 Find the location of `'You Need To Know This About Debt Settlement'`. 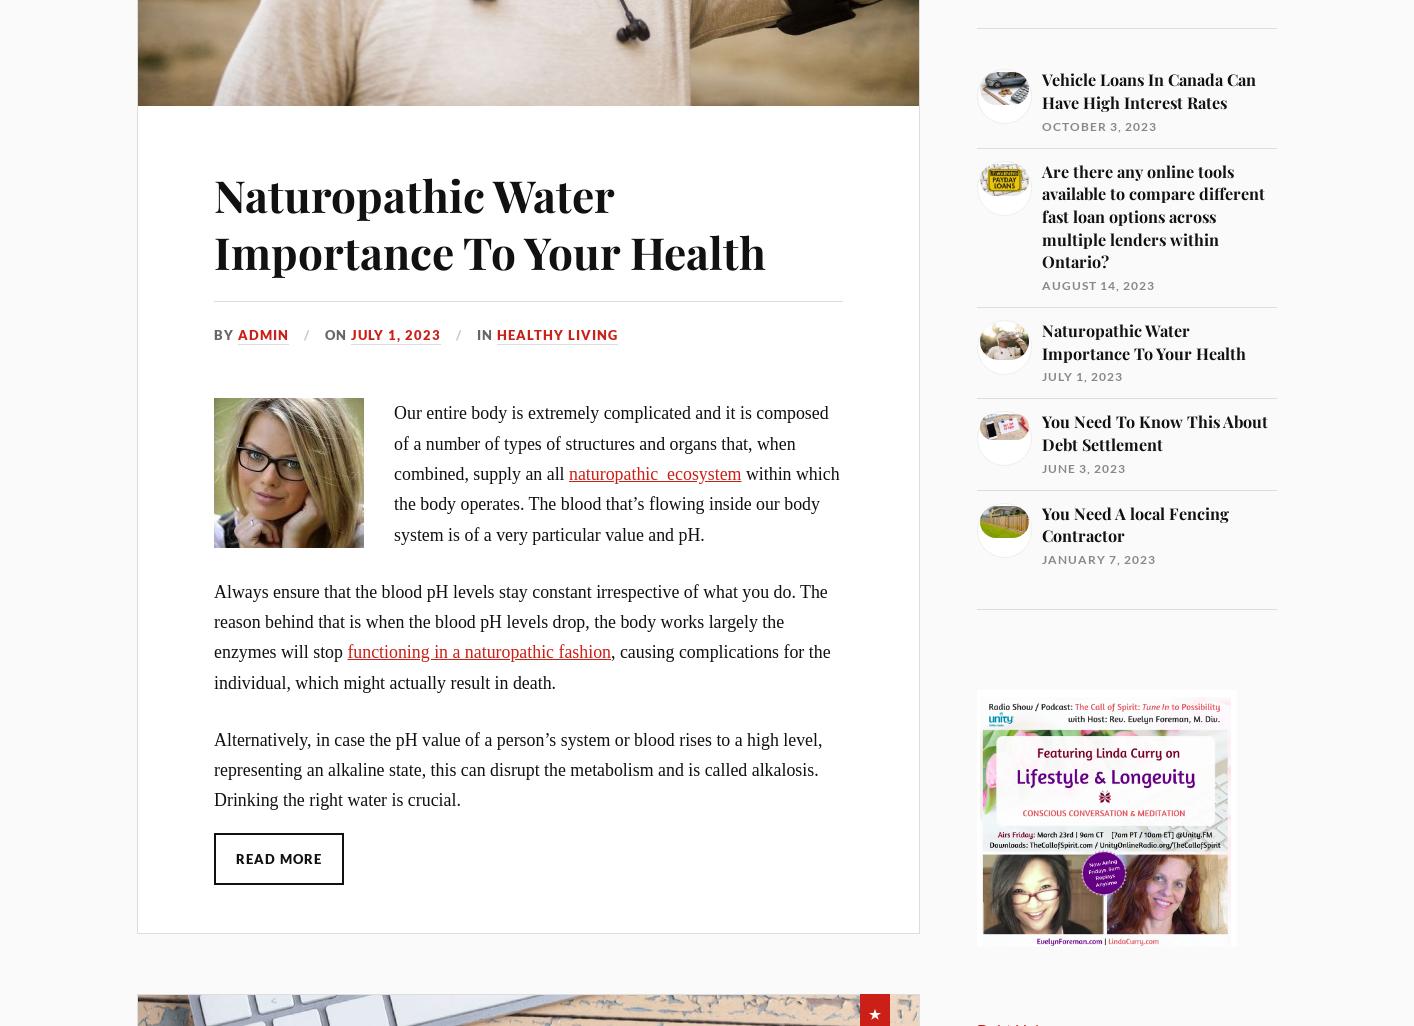

'You Need To Know This About Debt Settlement' is located at coordinates (1153, 432).